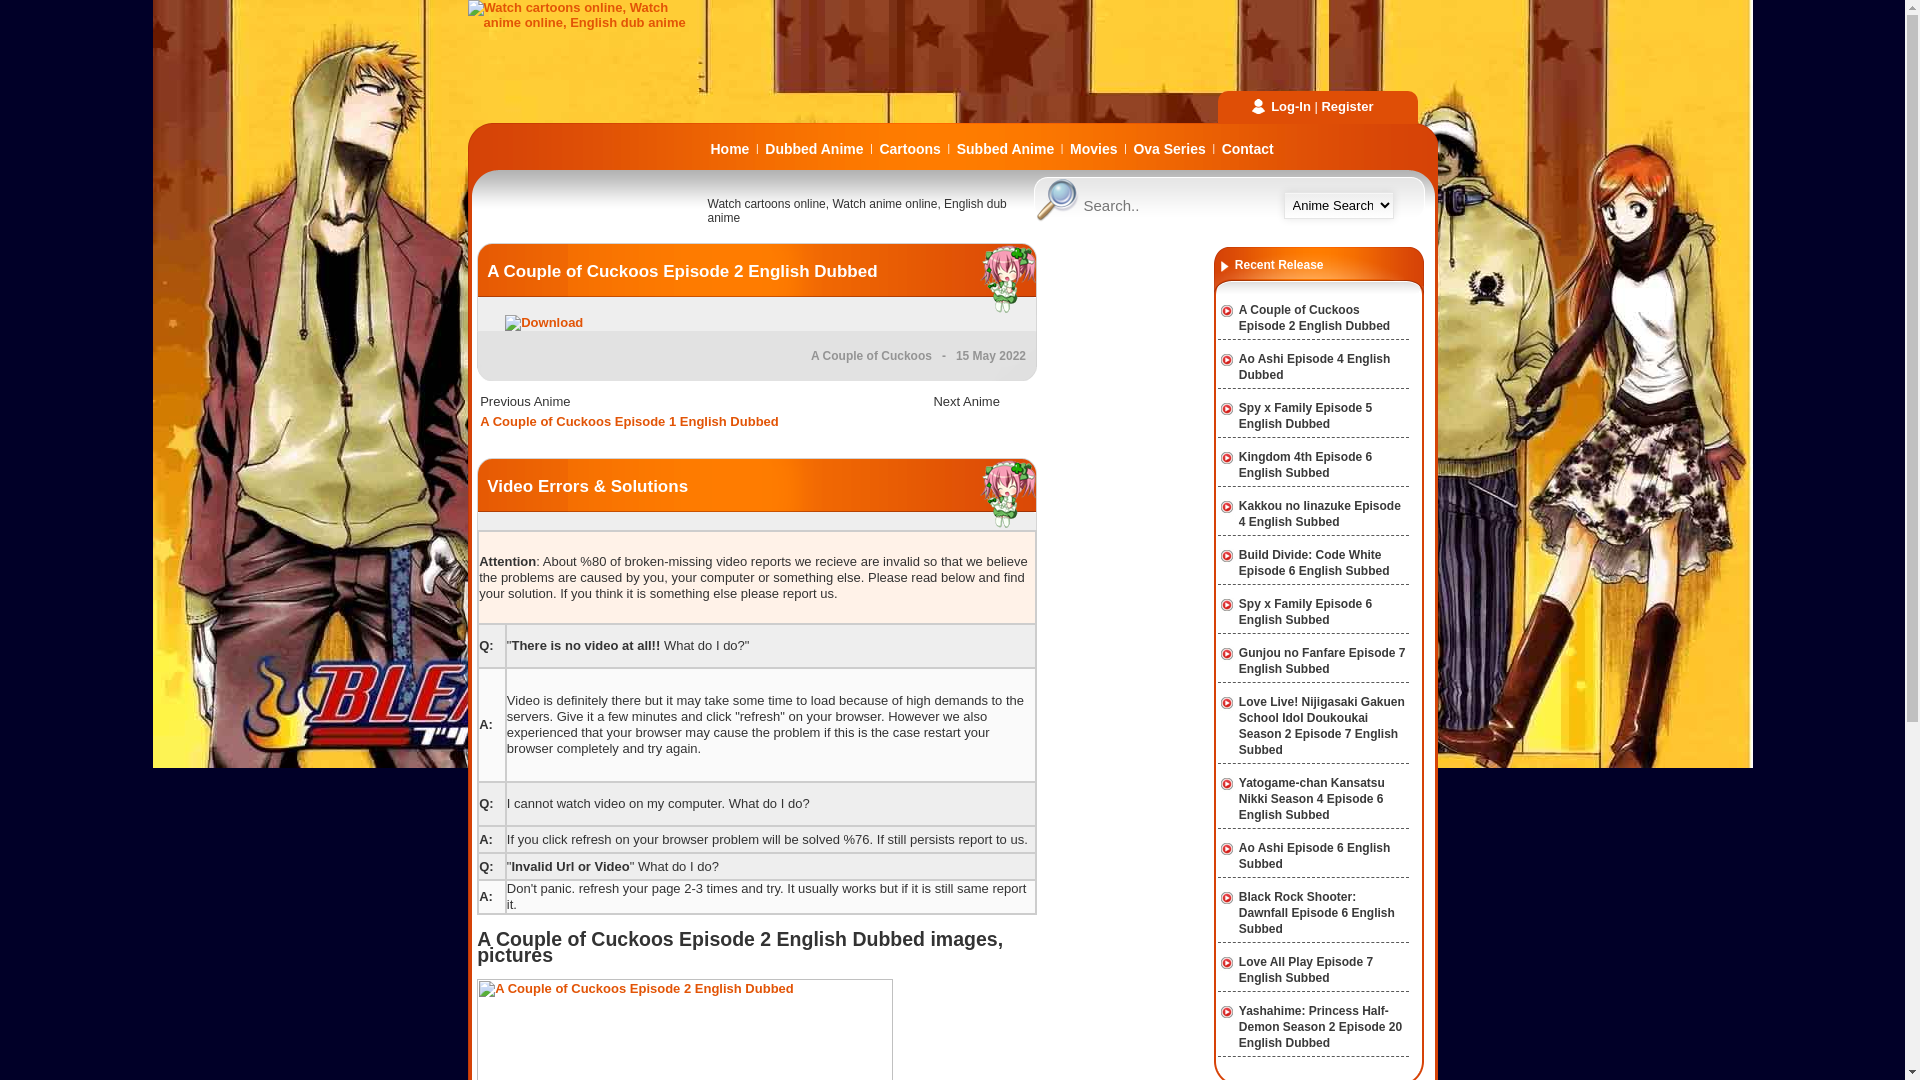 This screenshot has width=1920, height=1080. I want to click on 'Video Errors & Solutions', so click(586, 486).